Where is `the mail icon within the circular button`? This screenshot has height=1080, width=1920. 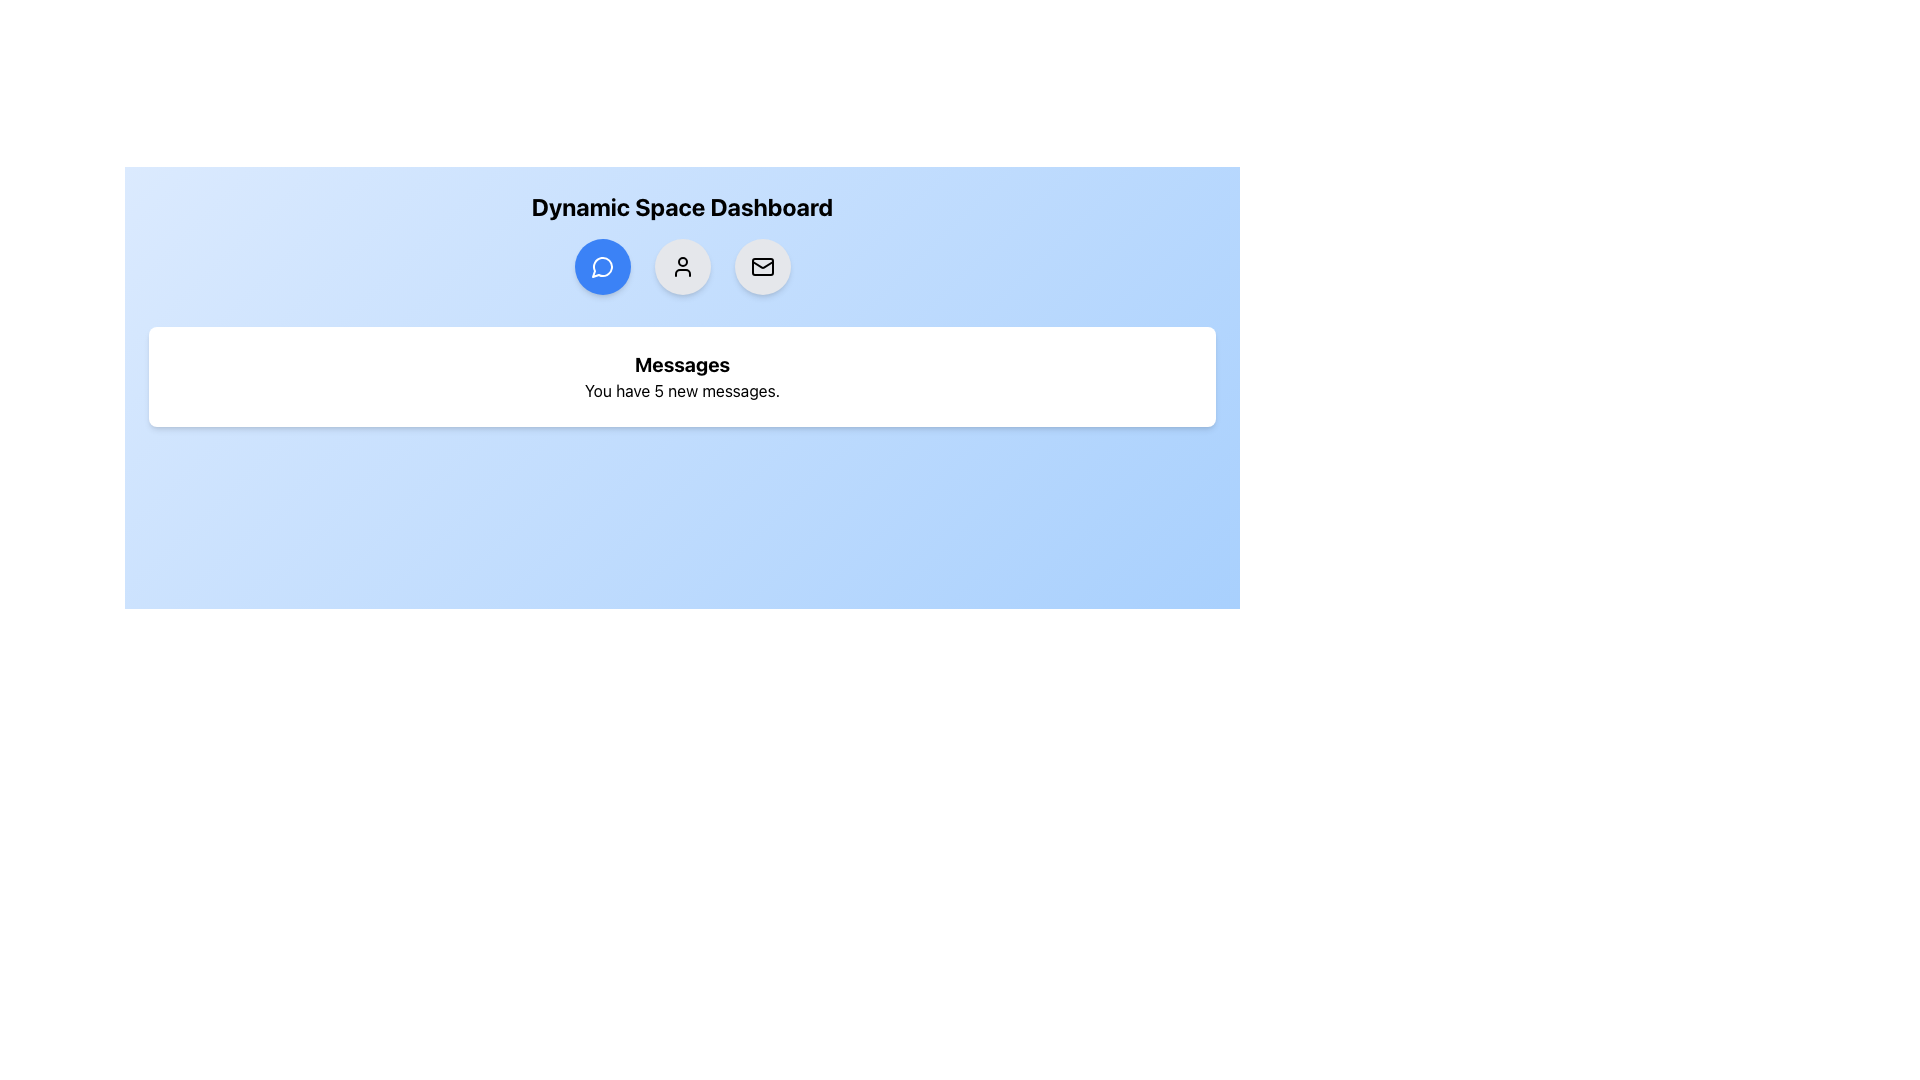 the mail icon within the circular button is located at coordinates (761, 265).